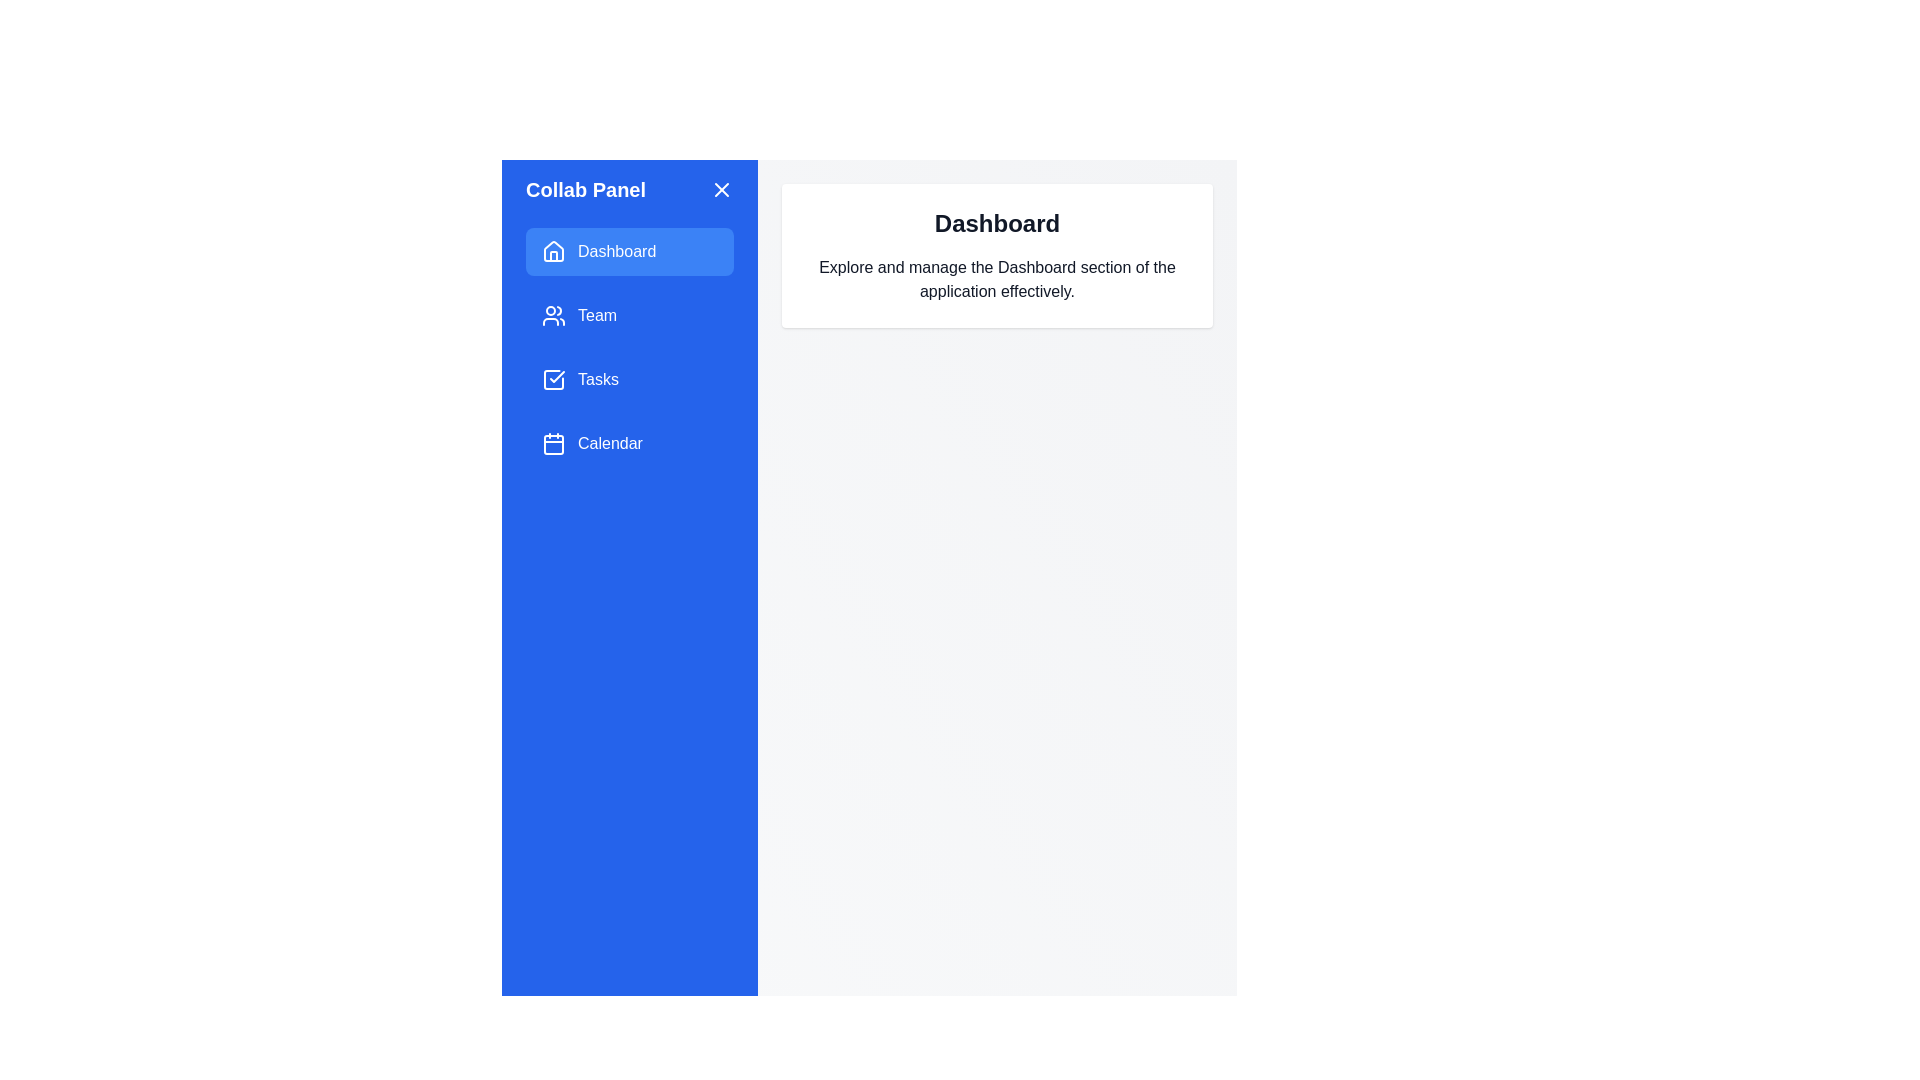 This screenshot has width=1920, height=1080. Describe the element at coordinates (628, 315) in the screenshot. I see `the Team option from the navigation menu` at that location.